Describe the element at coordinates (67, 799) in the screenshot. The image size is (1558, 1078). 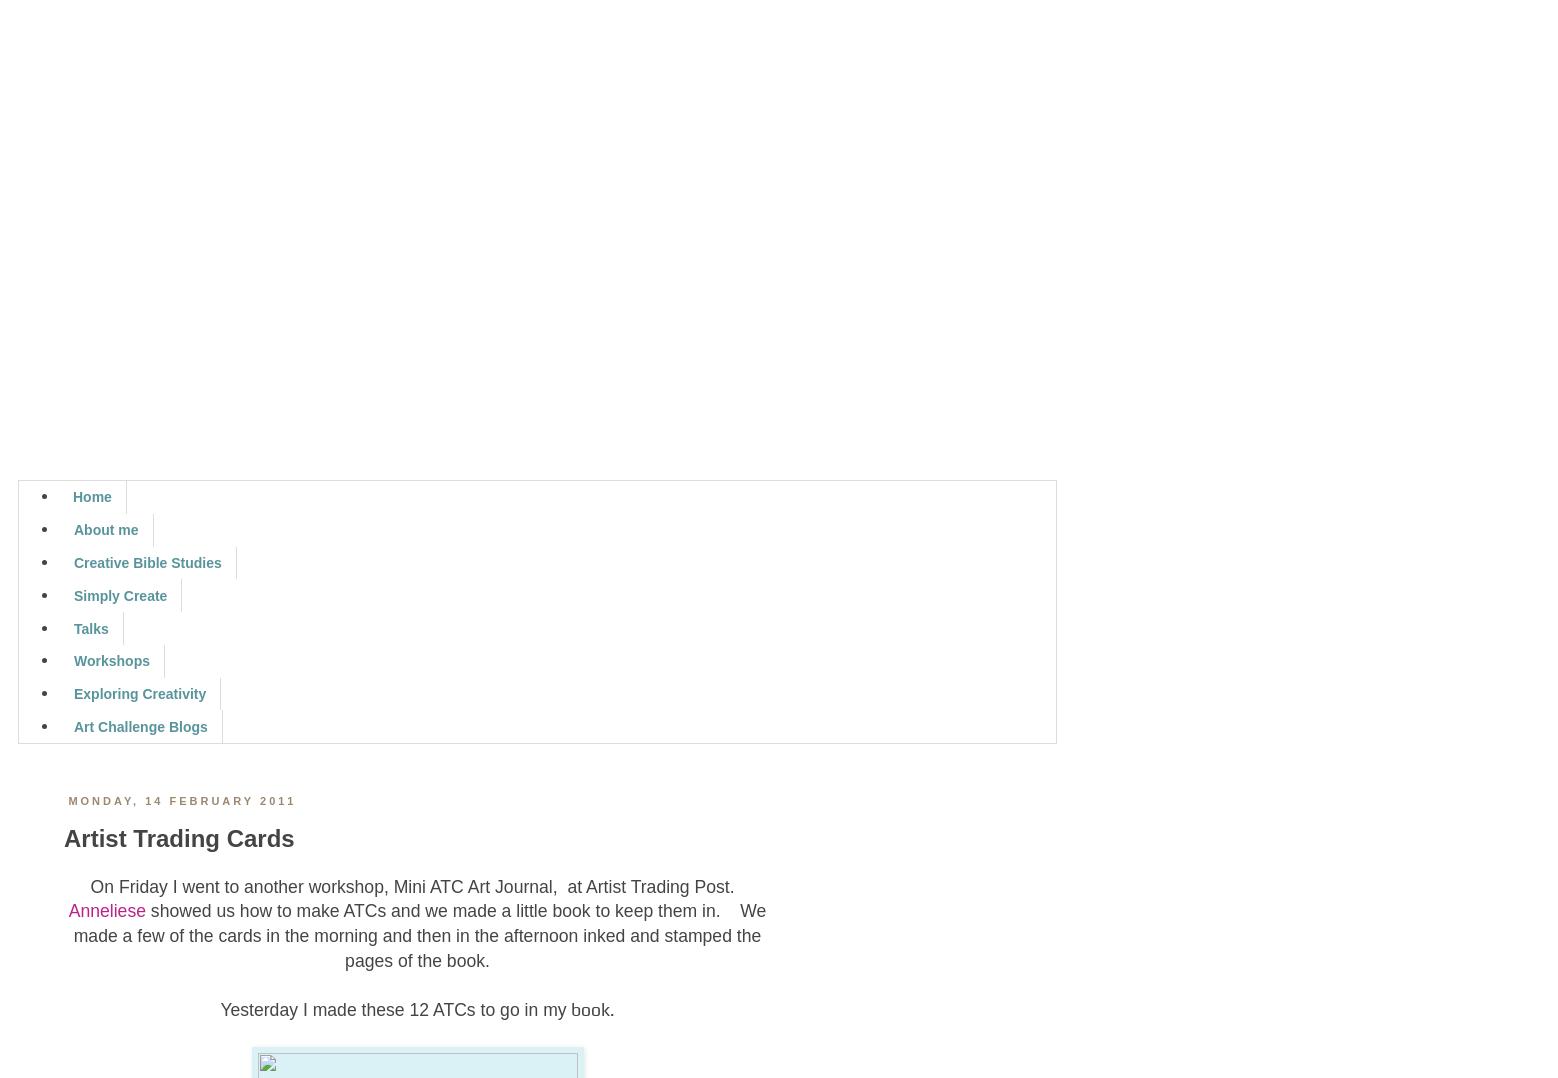
I see `'Monday, 14 February 2011'` at that location.